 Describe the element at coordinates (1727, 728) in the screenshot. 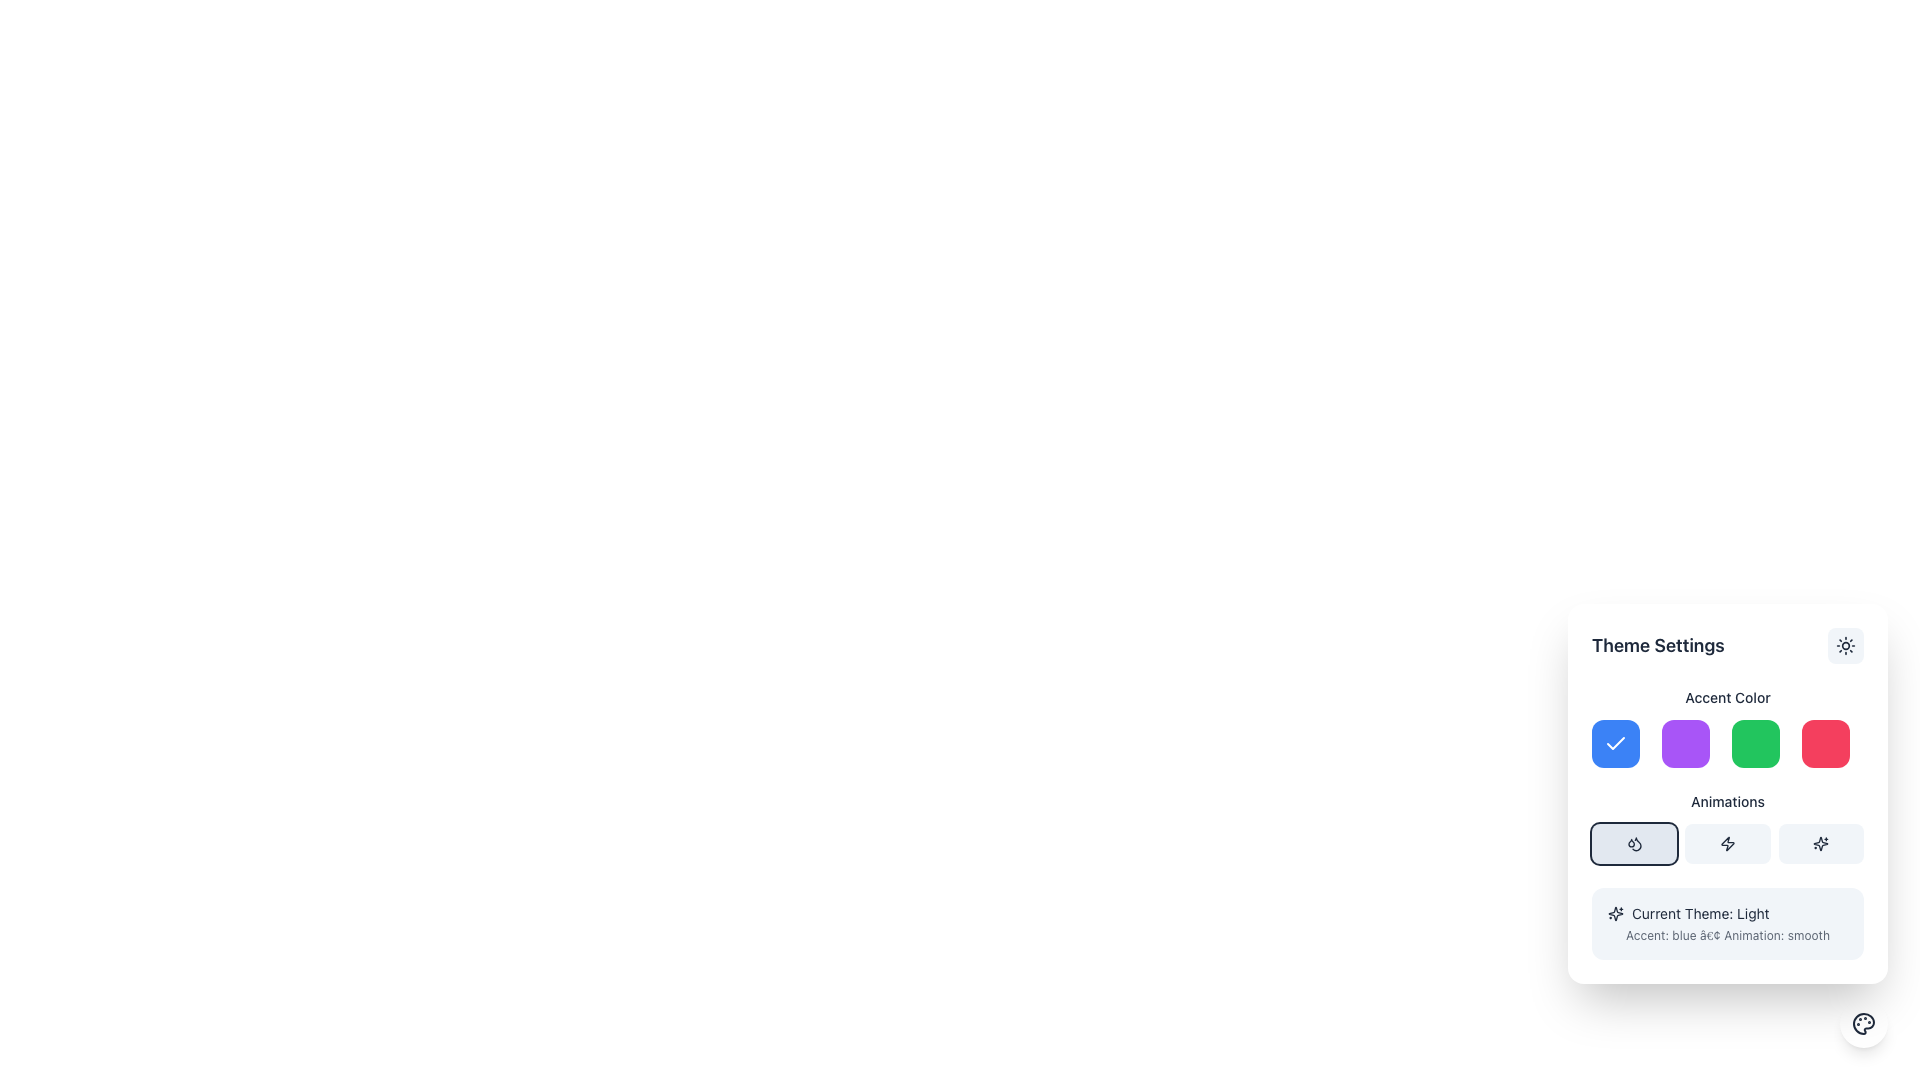

I see `a color option in the 'Accent Color' section of the Theme Settings panel` at that location.